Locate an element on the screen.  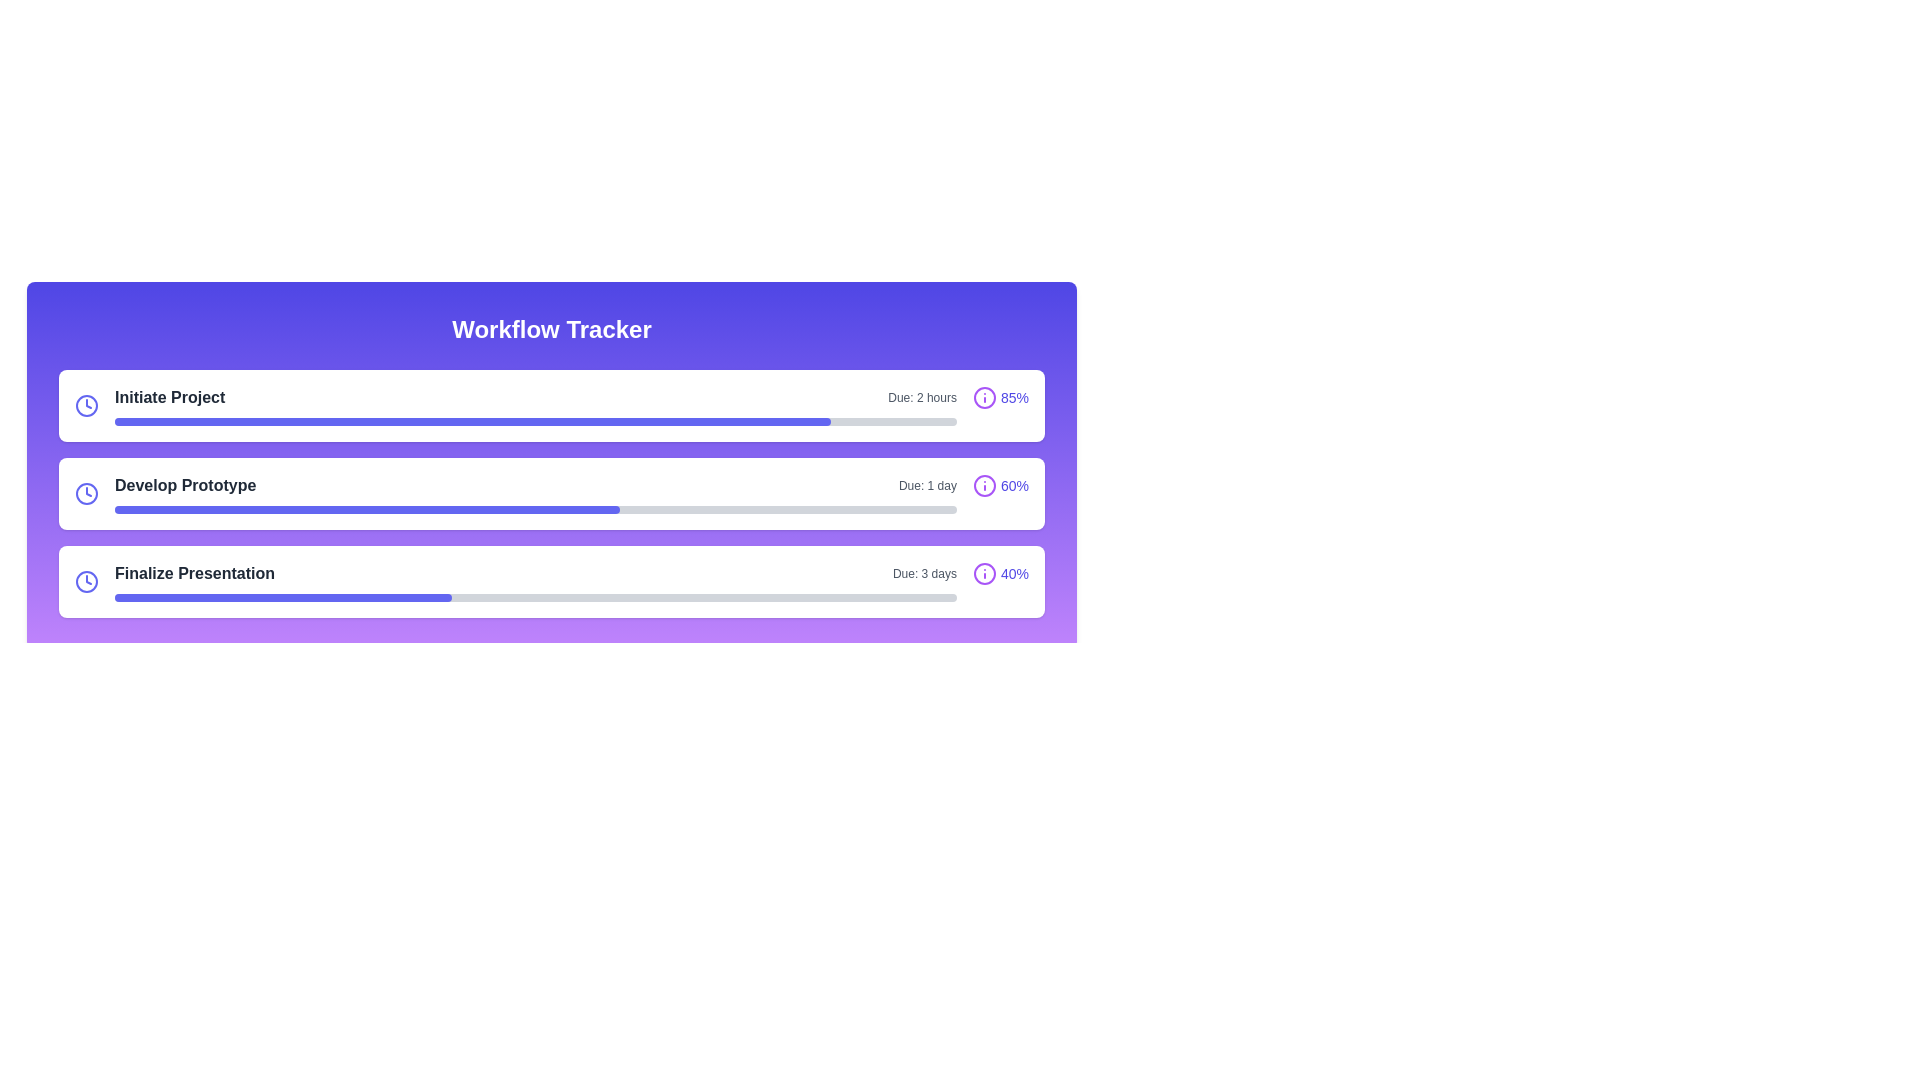
the horizontal progress bar that is purple-filled on the left, located under the 'Initiate Project' section in the 'Workflow Tracker' interface is located at coordinates (471, 420).